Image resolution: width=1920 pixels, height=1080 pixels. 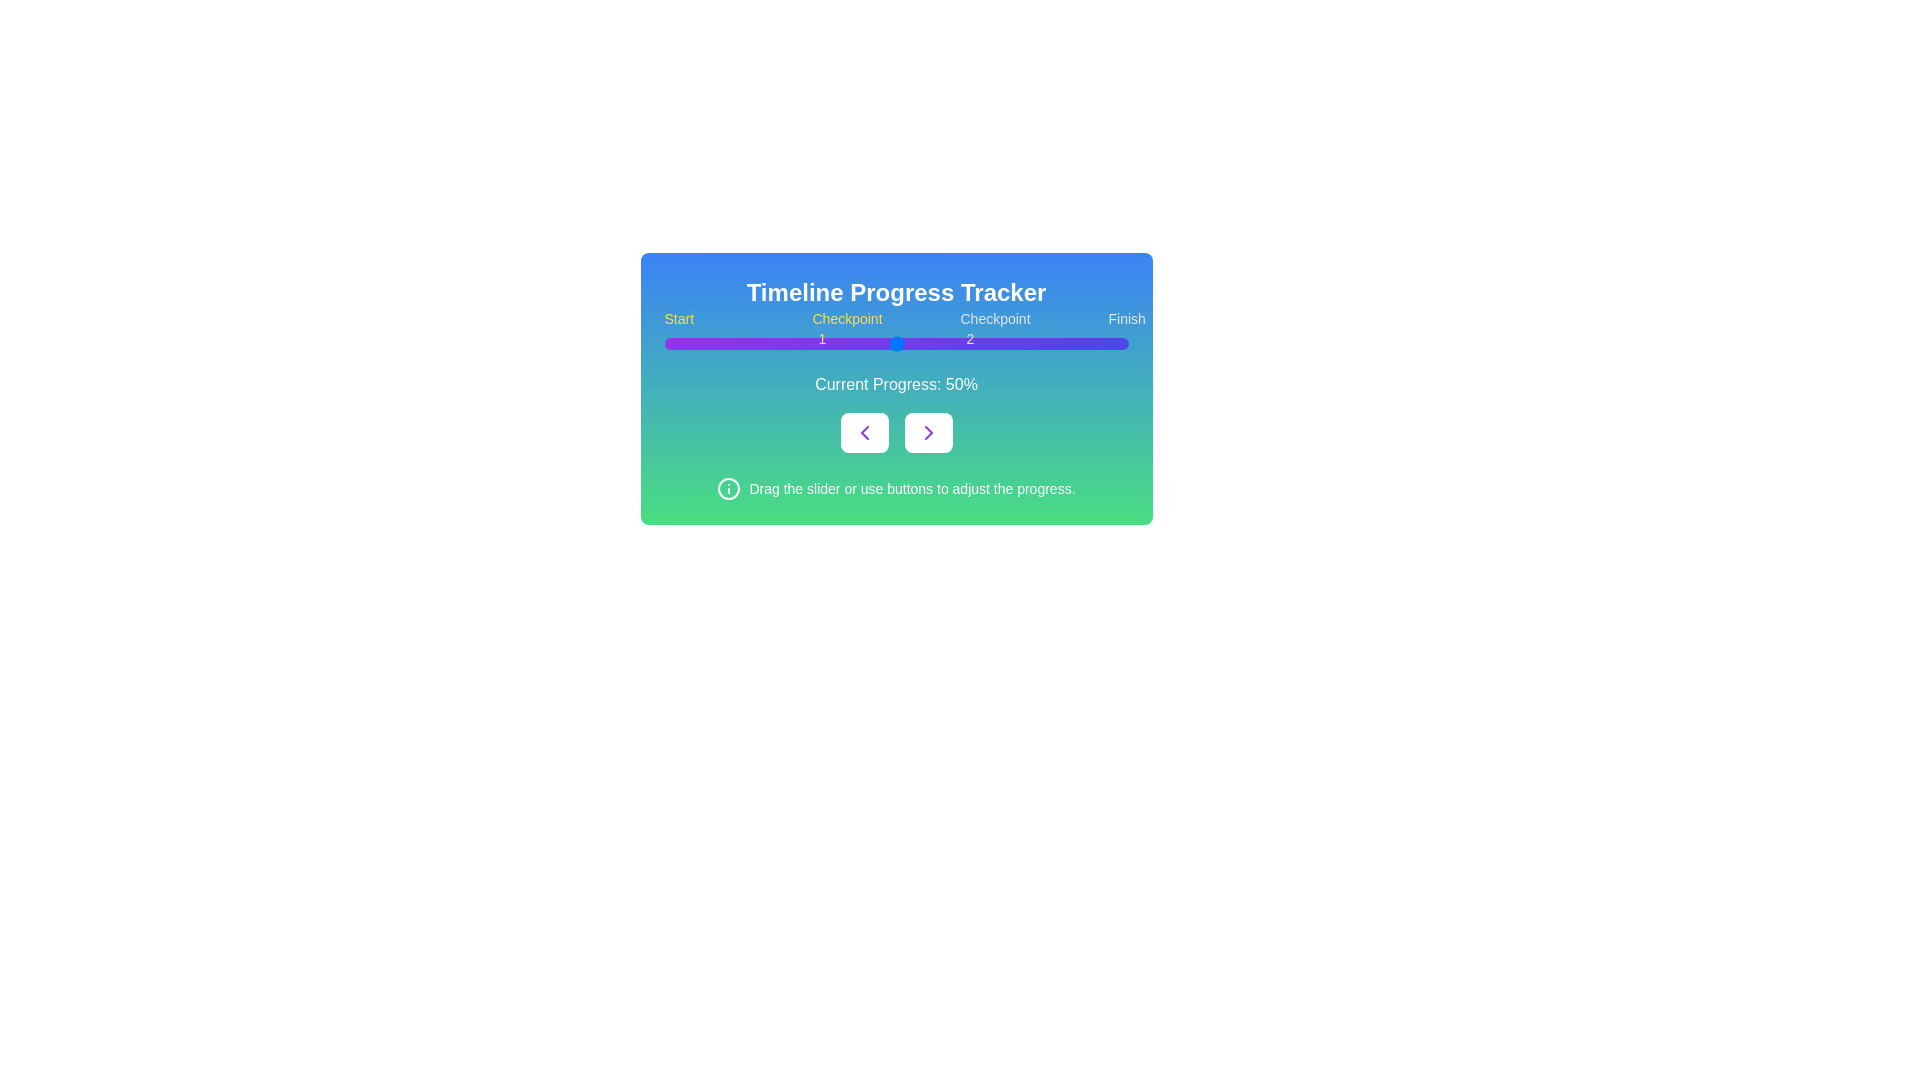 I want to click on progress on the slider, so click(x=975, y=342).